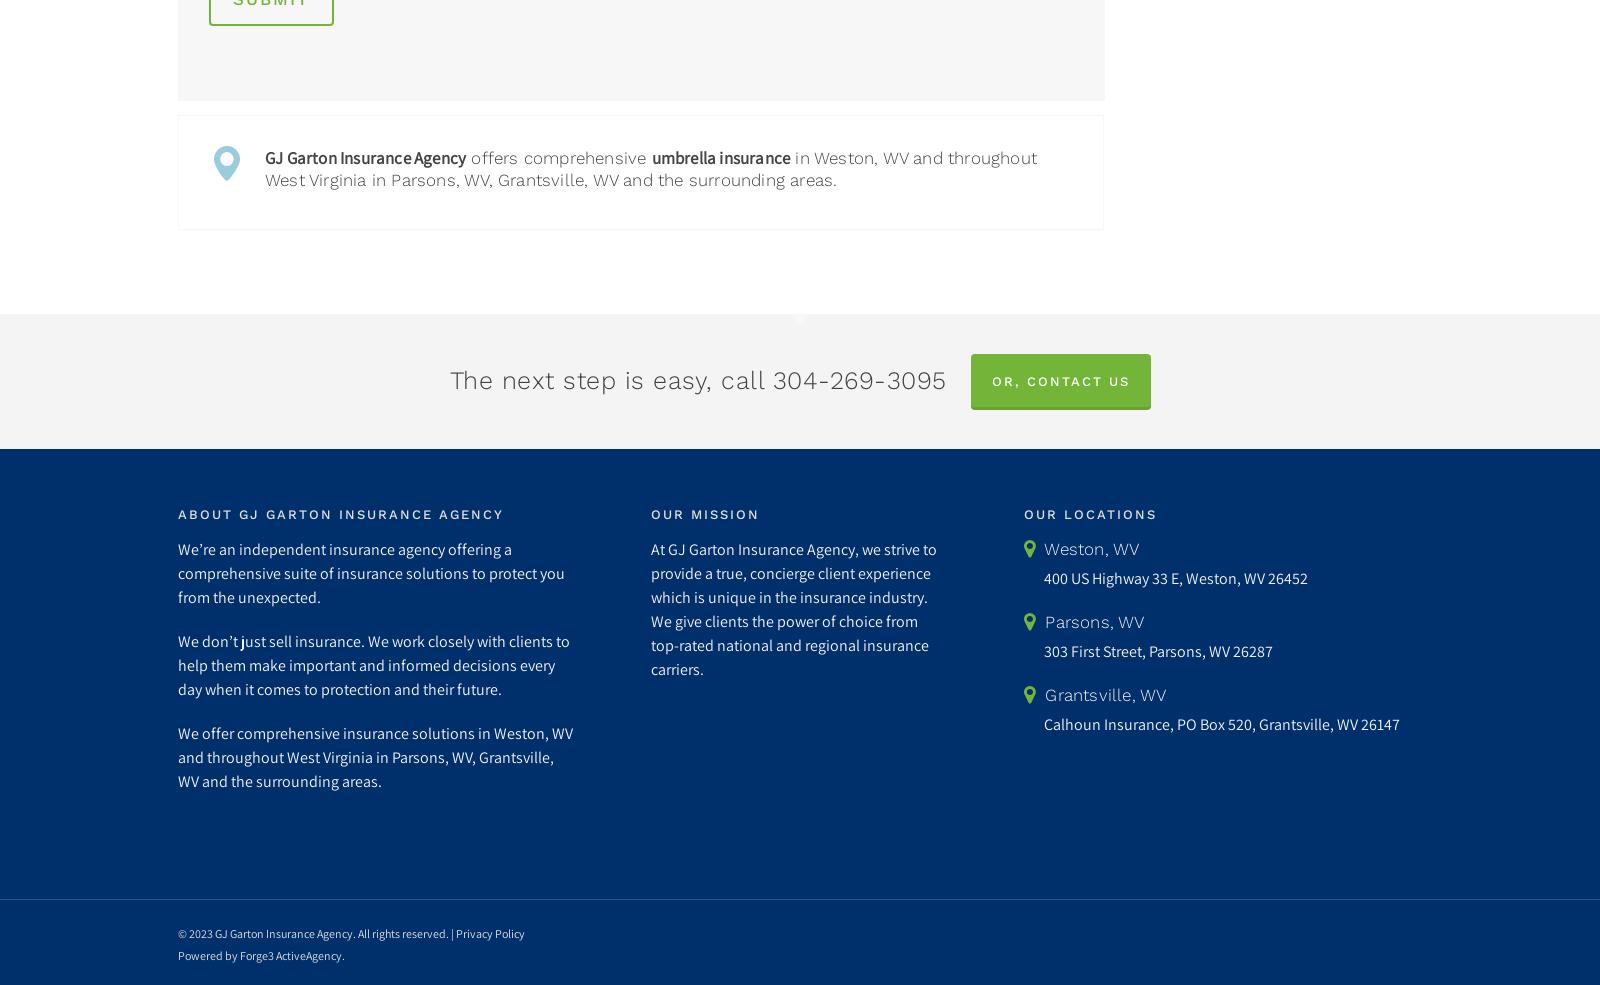 Image resolution: width=1600 pixels, height=985 pixels. I want to click on 'GJ Garton Insurance Agency', so click(365, 157).